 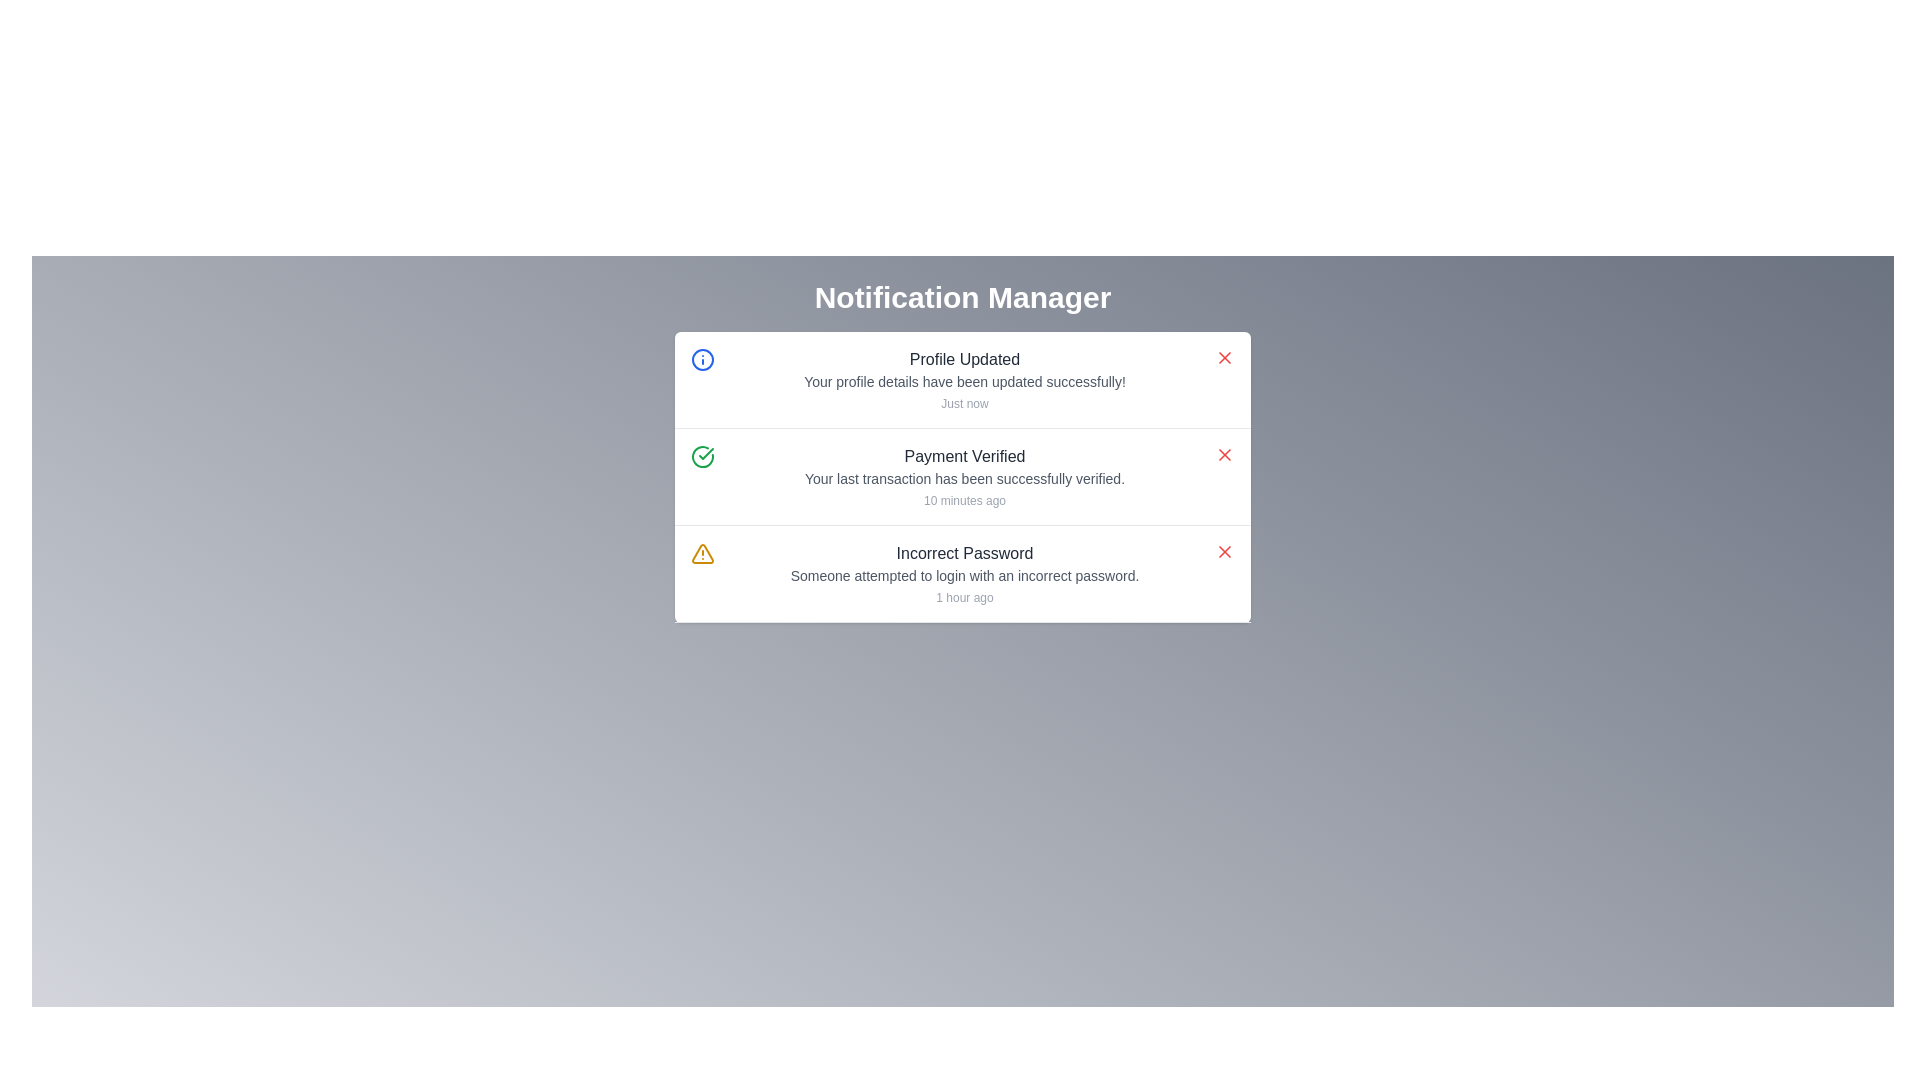 I want to click on the title text of the 'Payment Verified' notification, so click(x=964, y=456).